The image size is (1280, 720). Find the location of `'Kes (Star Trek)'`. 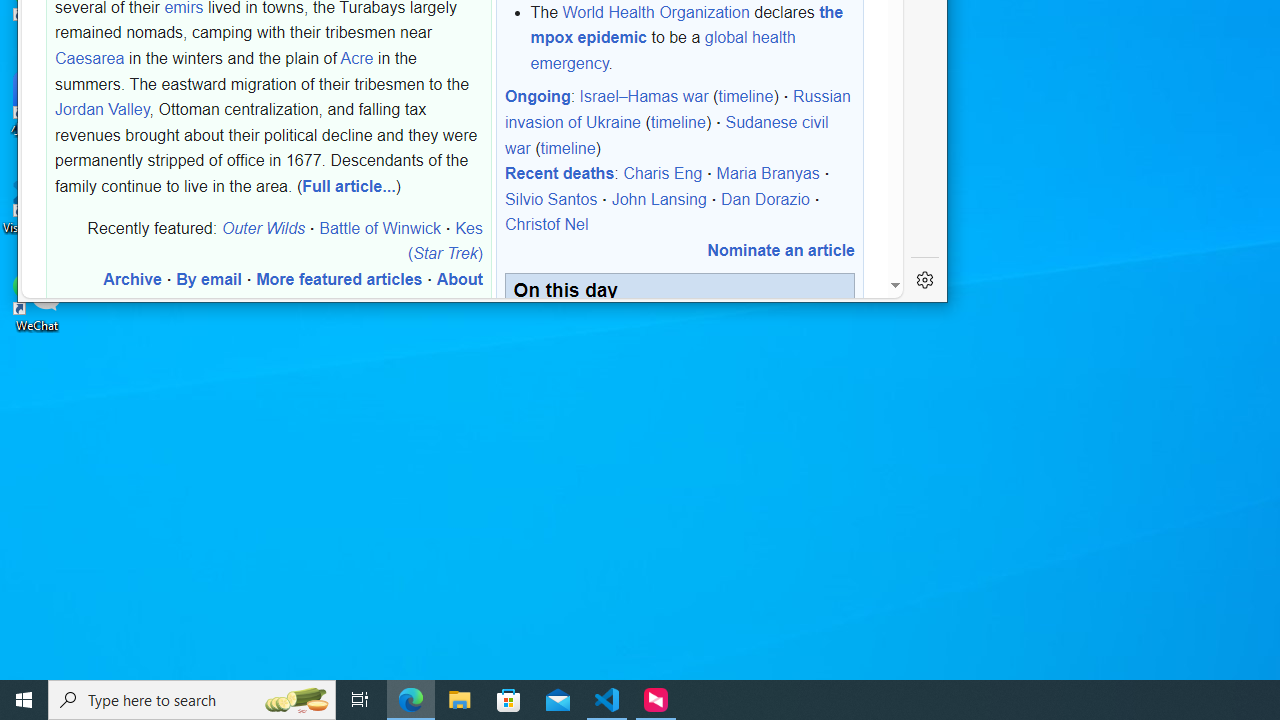

'Kes (Star Trek)' is located at coordinates (443, 239).